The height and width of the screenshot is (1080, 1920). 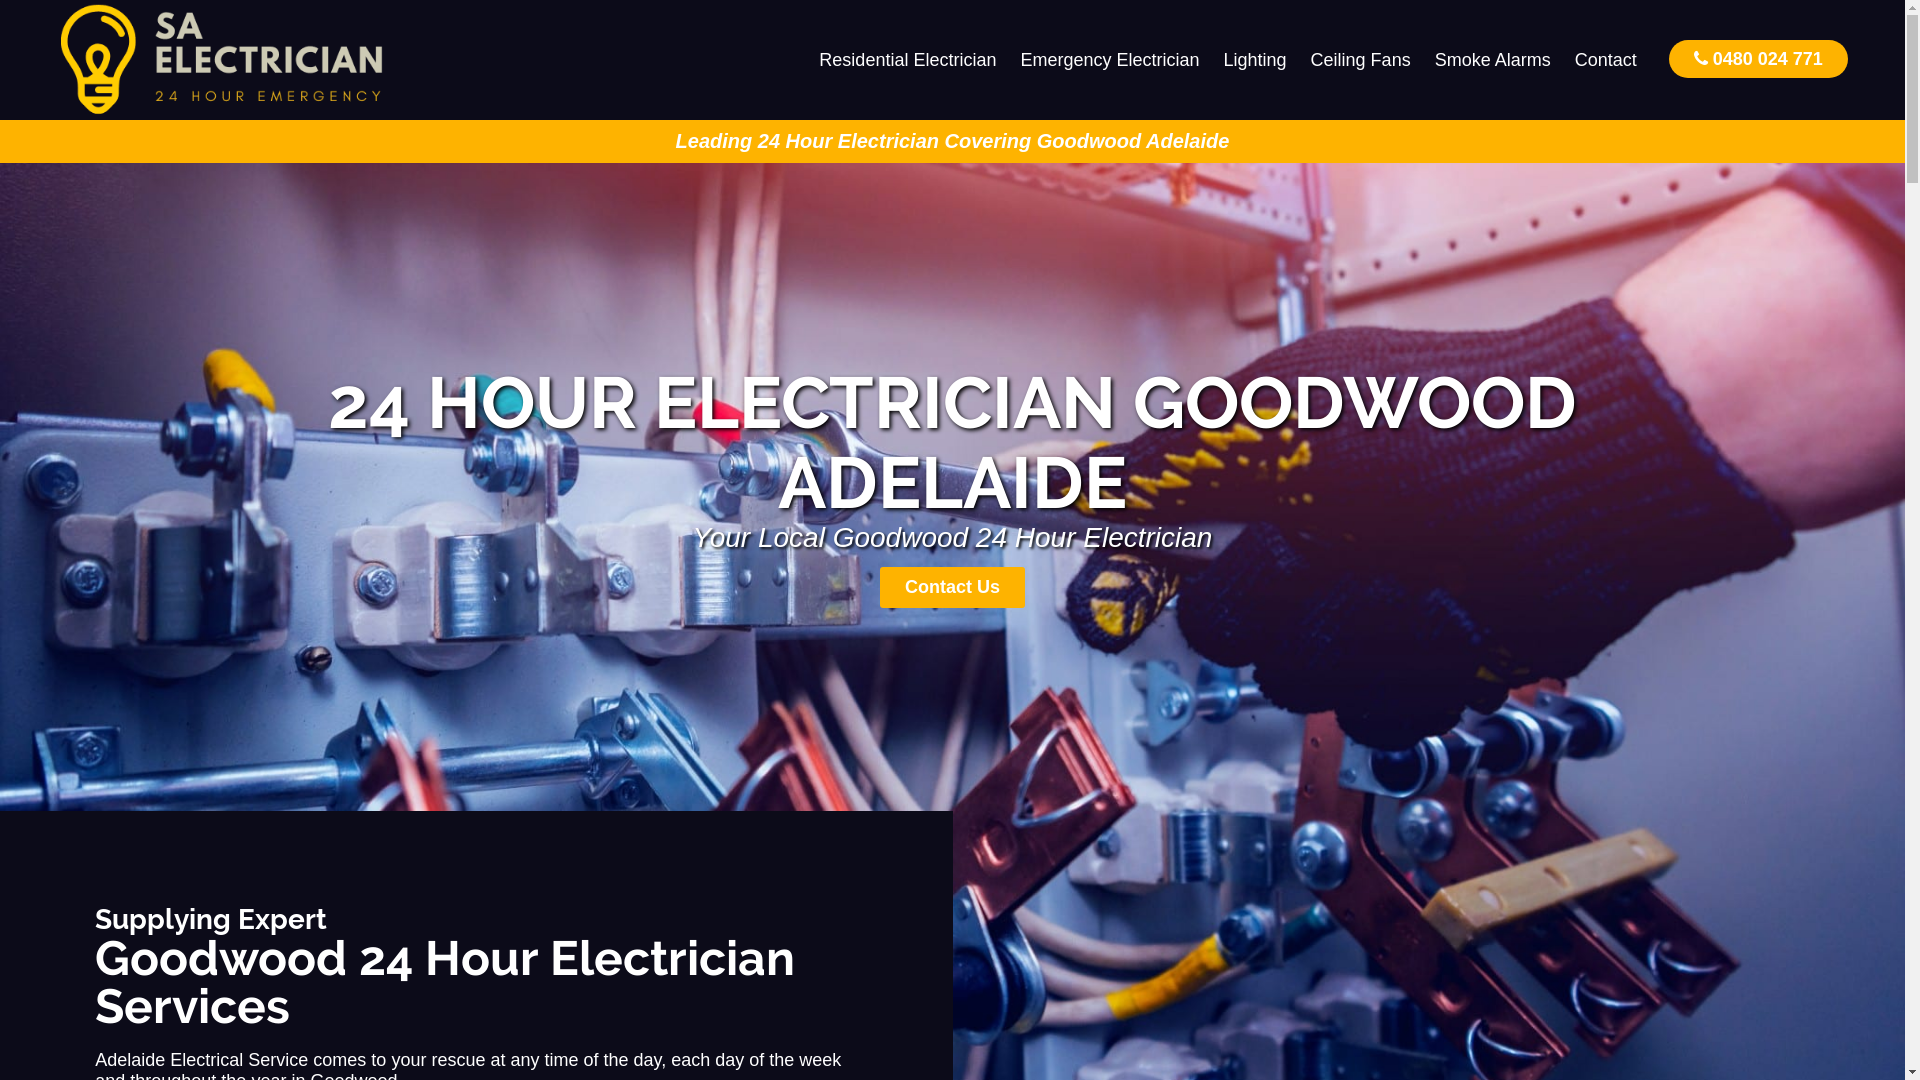 What do you see at coordinates (1757, 57) in the screenshot?
I see `'0480 024 771'` at bounding box center [1757, 57].